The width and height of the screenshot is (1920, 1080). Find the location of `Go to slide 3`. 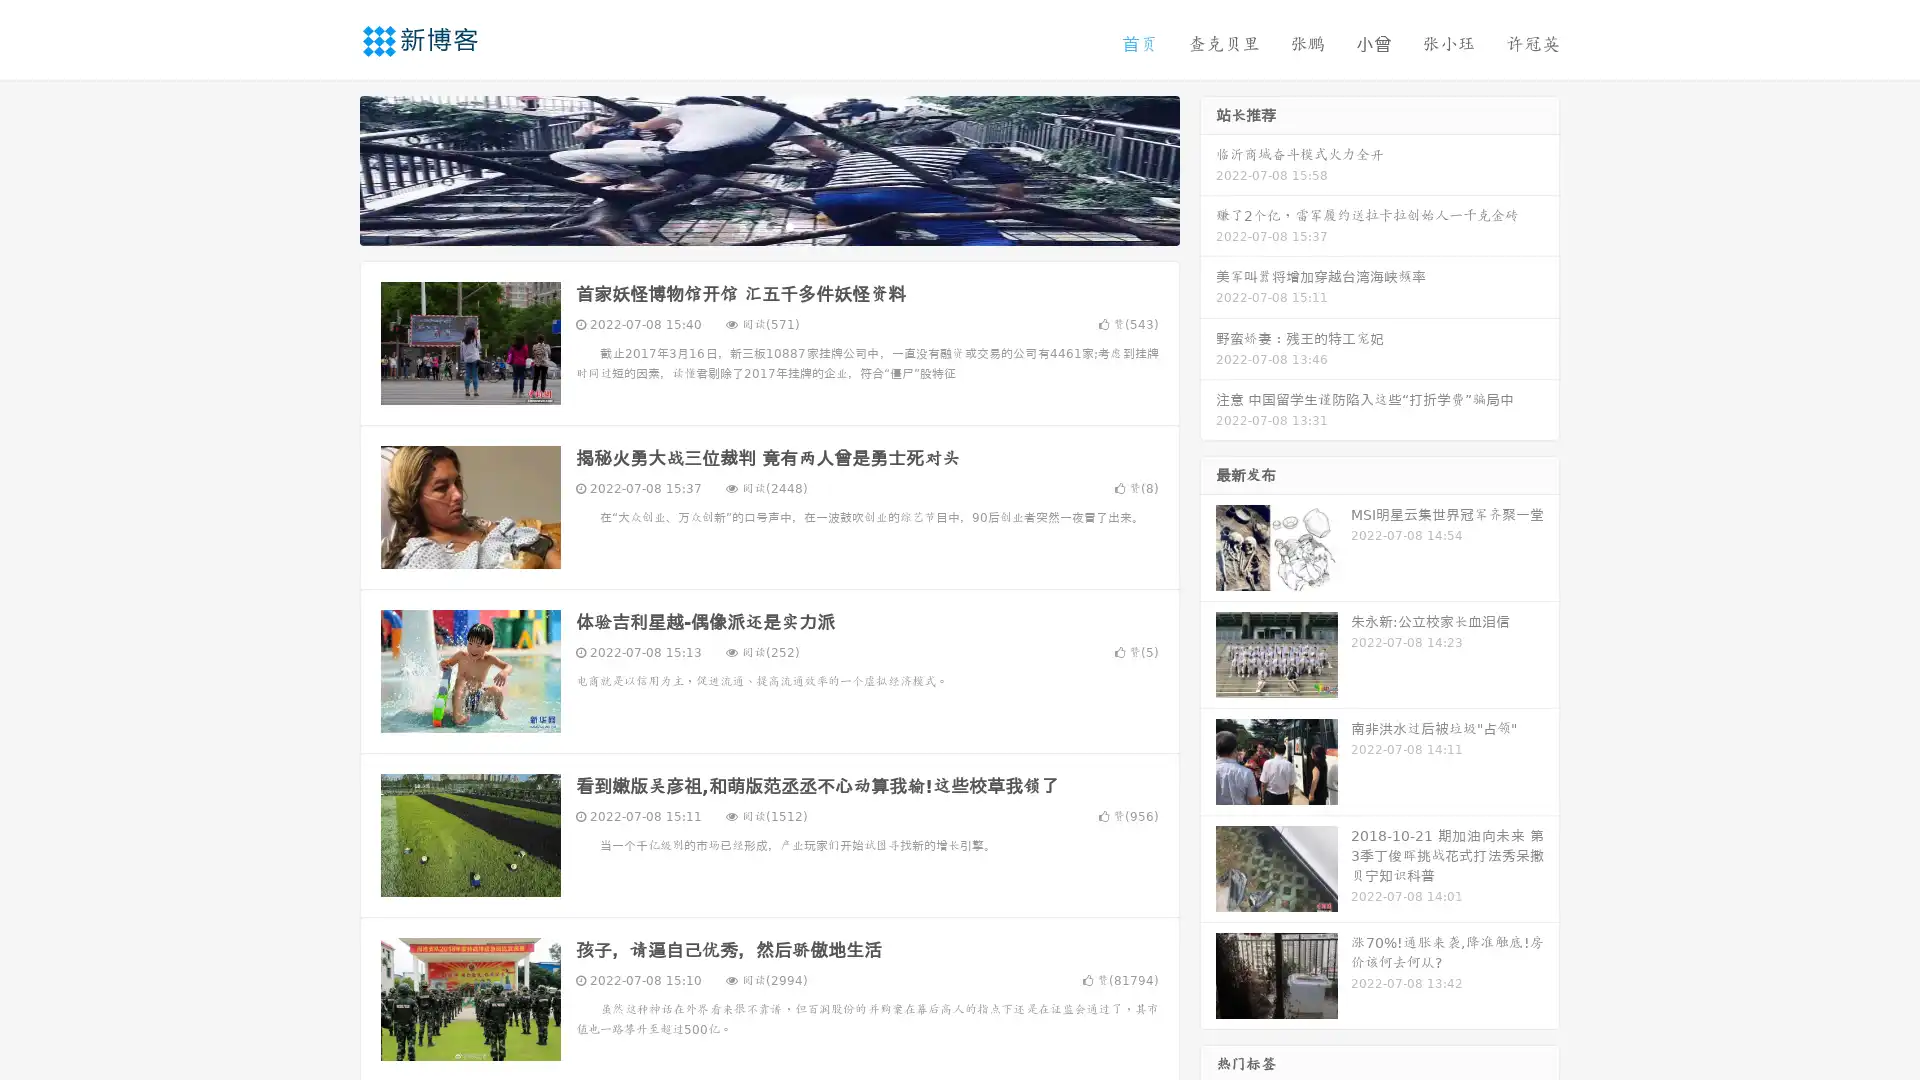

Go to slide 3 is located at coordinates (789, 225).